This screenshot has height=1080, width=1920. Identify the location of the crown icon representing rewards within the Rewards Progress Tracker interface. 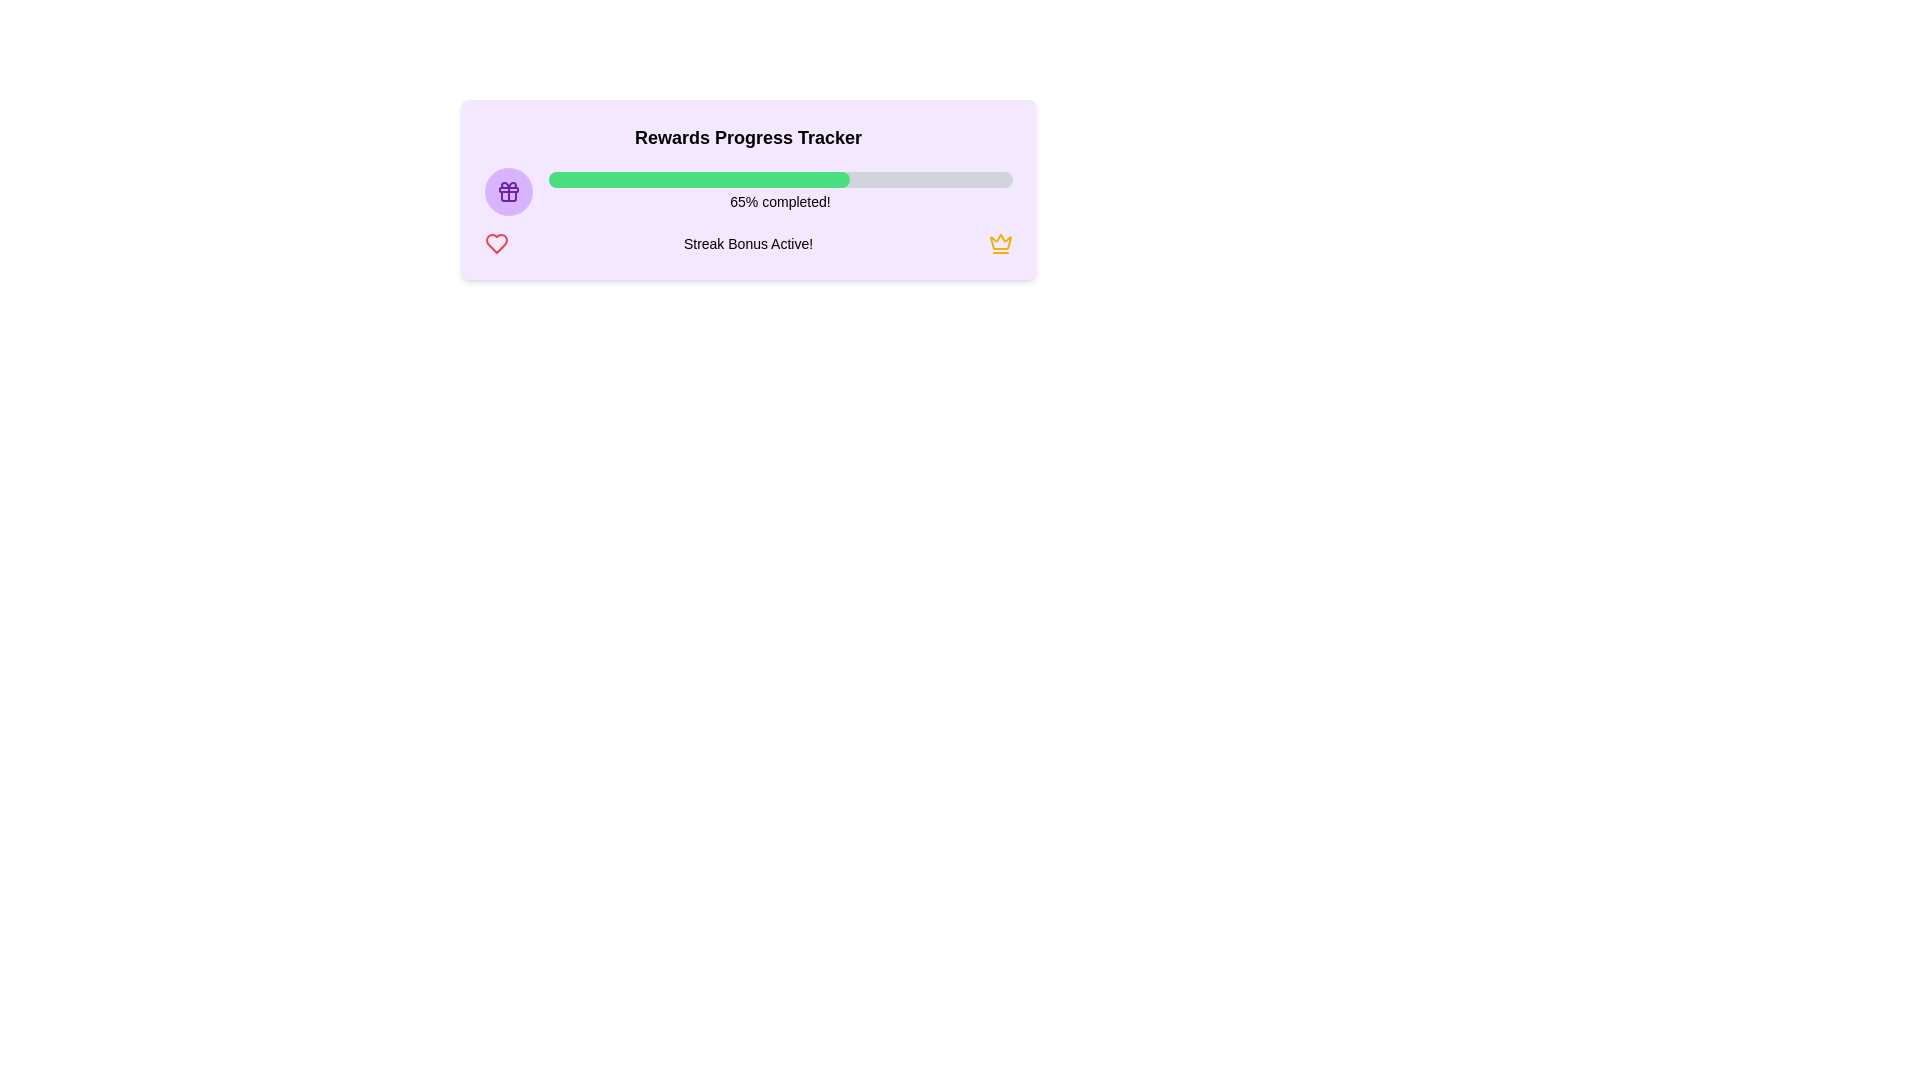
(1000, 241).